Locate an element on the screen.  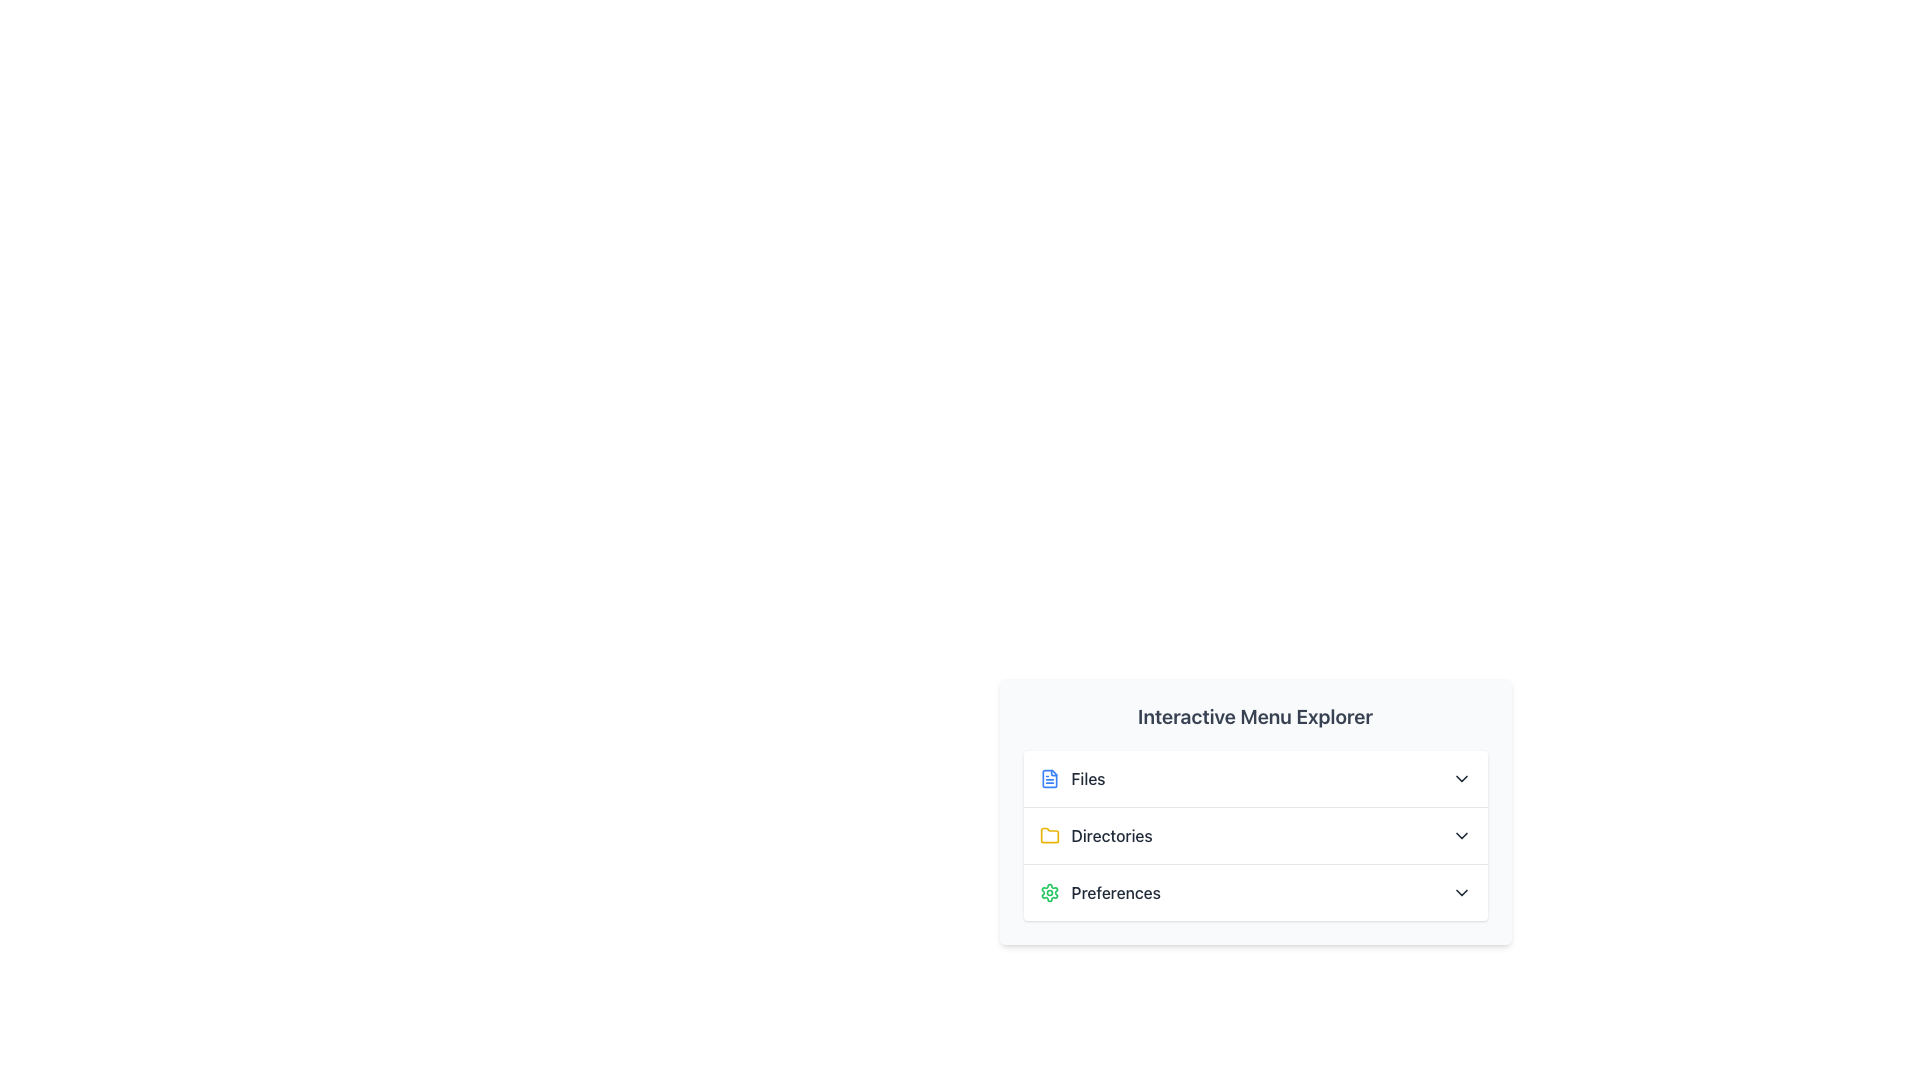
the menu item located in the third row of the menu panel, directly below the 'Directories' entry is located at coordinates (1098, 892).